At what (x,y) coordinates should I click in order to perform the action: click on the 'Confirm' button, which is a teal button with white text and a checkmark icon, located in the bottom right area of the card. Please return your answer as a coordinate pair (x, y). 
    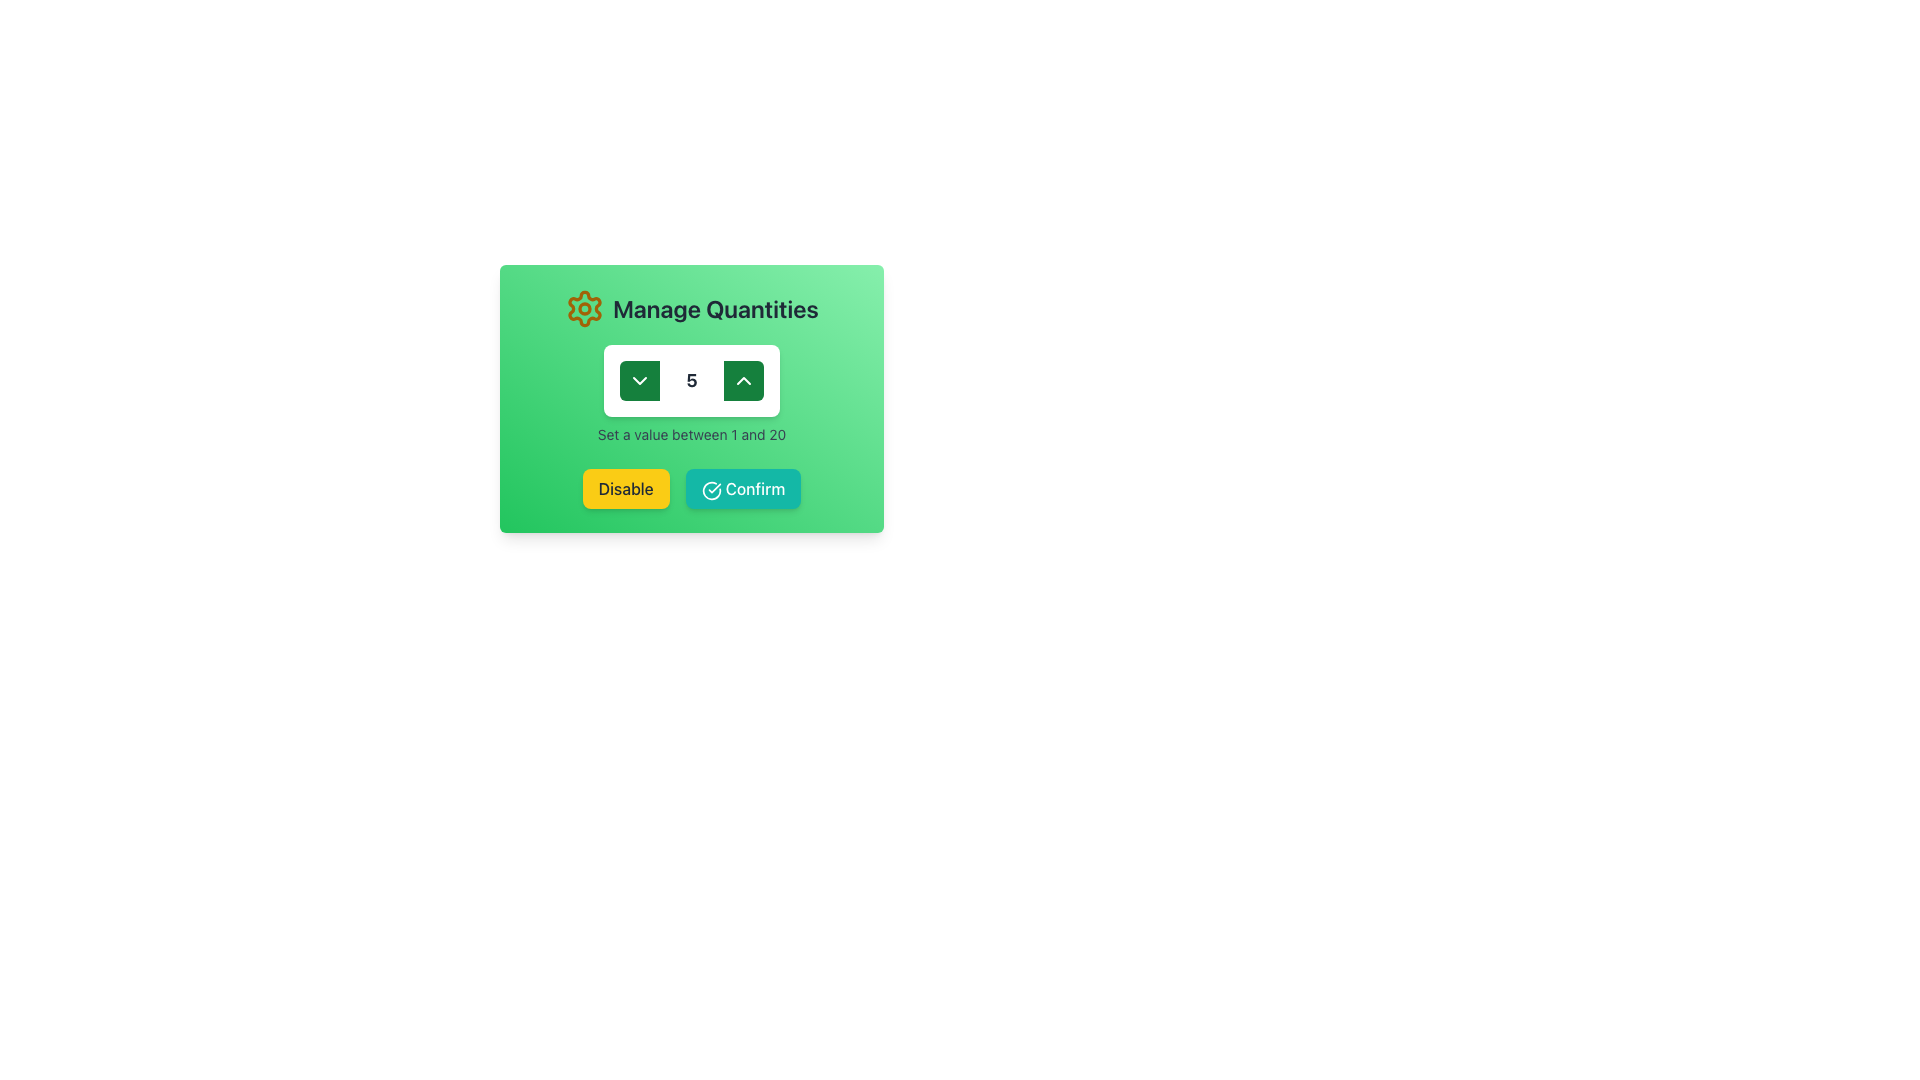
    Looking at the image, I should click on (742, 489).